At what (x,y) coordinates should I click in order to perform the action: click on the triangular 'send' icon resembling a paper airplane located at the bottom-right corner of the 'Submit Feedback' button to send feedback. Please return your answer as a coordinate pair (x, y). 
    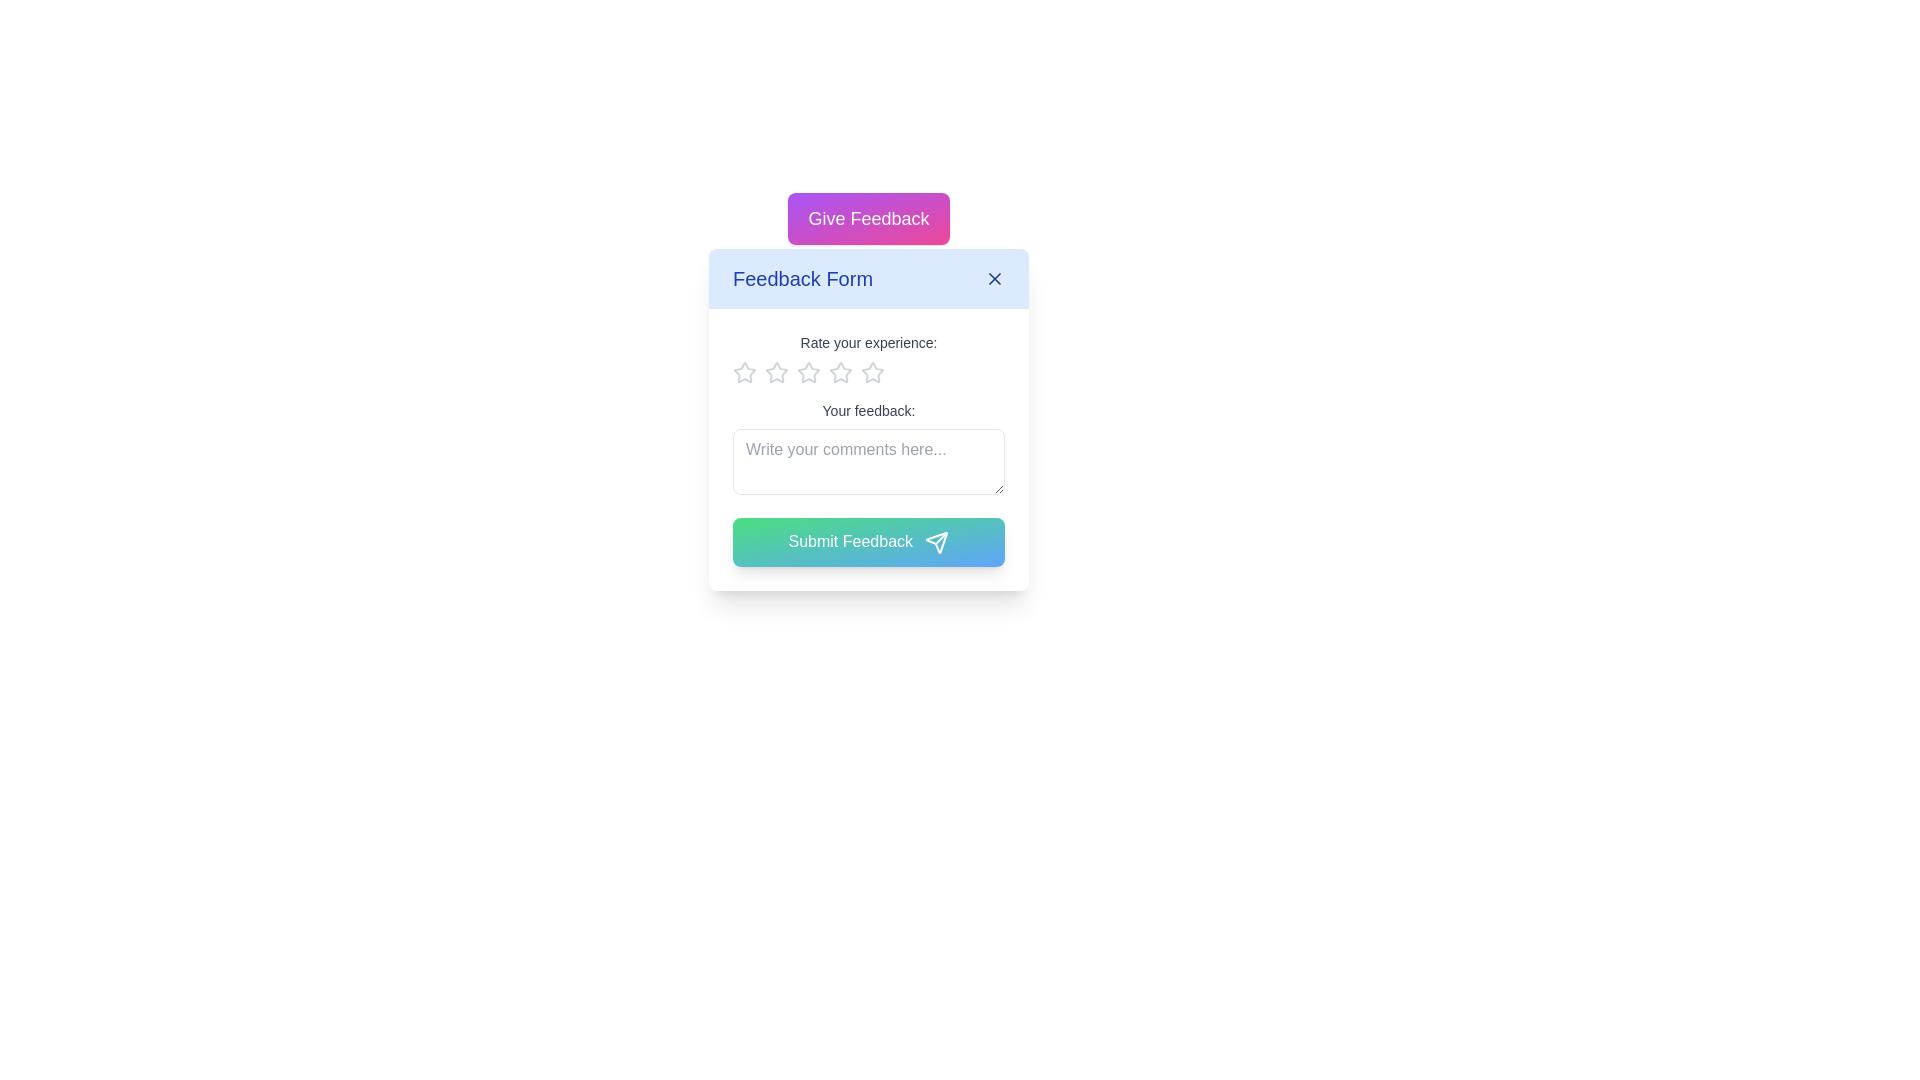
    Looking at the image, I should click on (936, 542).